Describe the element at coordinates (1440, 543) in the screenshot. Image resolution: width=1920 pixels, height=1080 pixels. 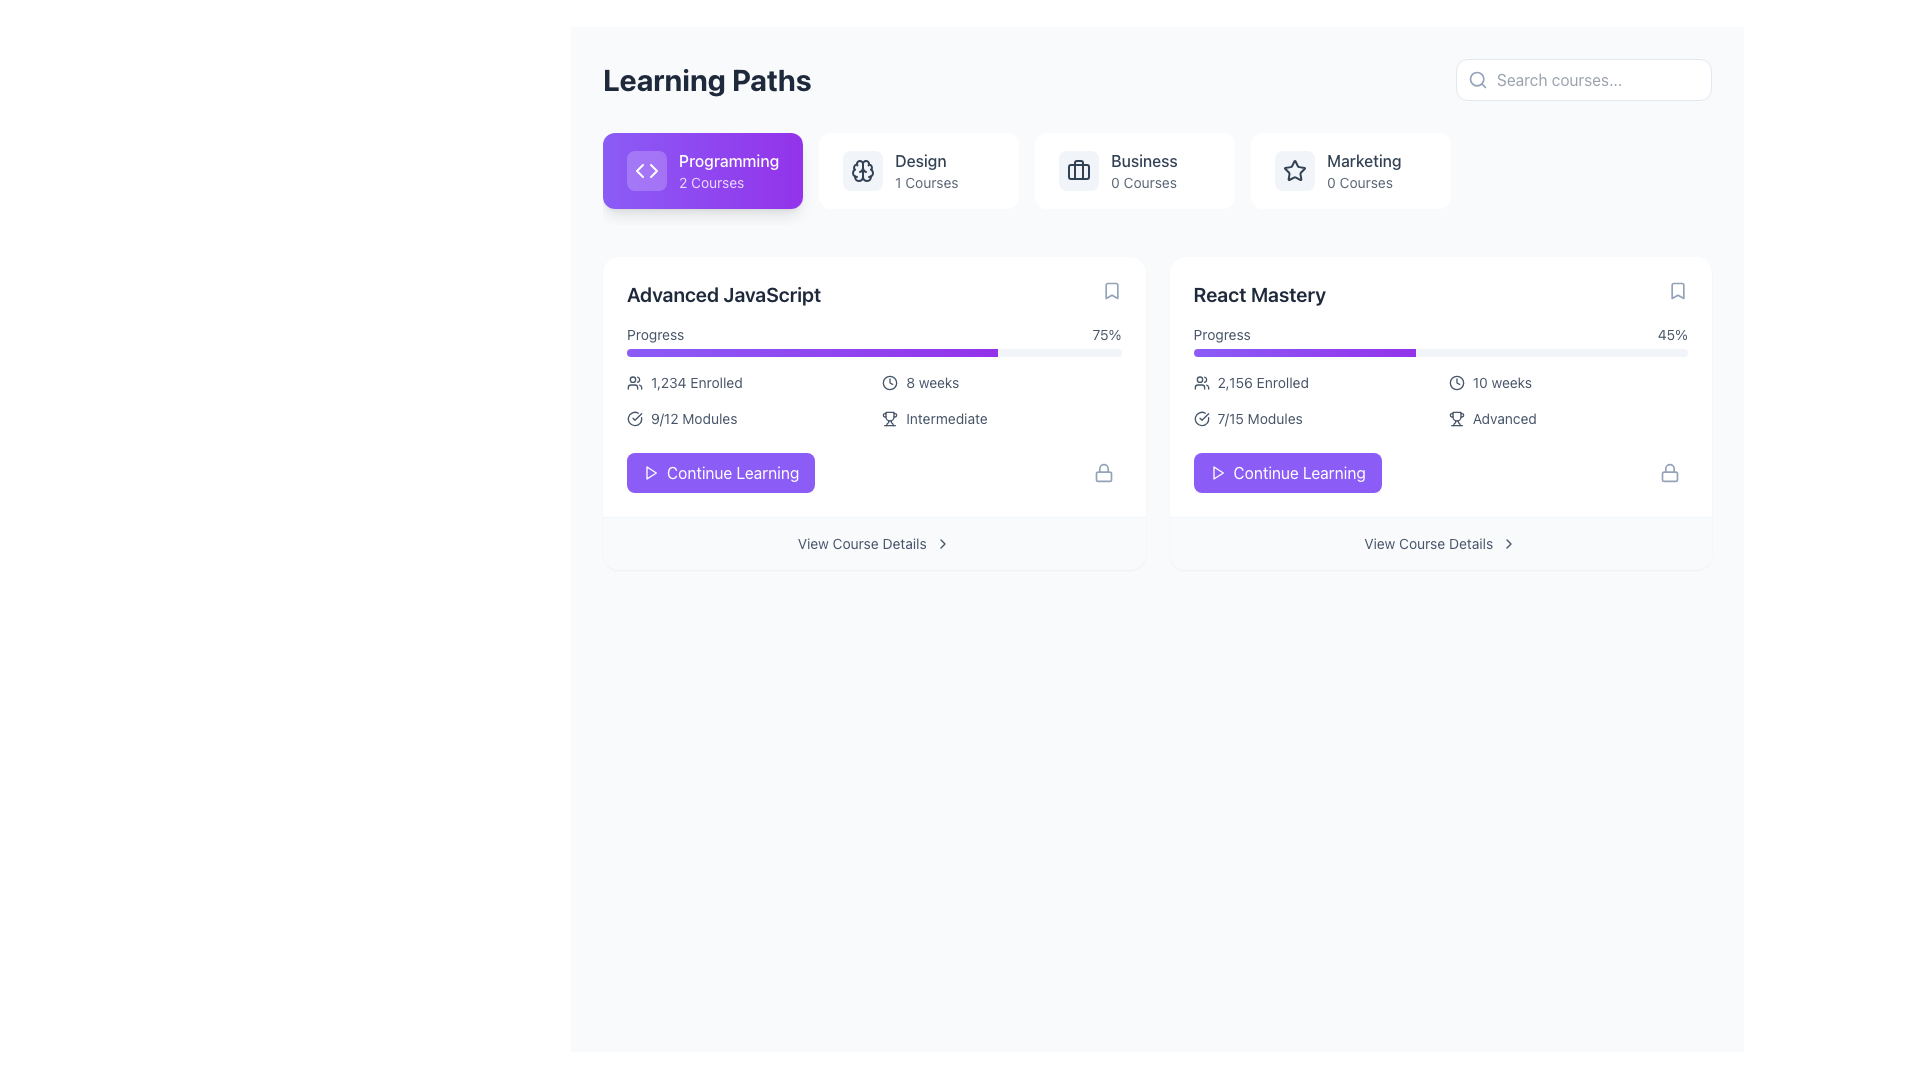
I see `the navigational button for the 'React Mastery' course` at that location.